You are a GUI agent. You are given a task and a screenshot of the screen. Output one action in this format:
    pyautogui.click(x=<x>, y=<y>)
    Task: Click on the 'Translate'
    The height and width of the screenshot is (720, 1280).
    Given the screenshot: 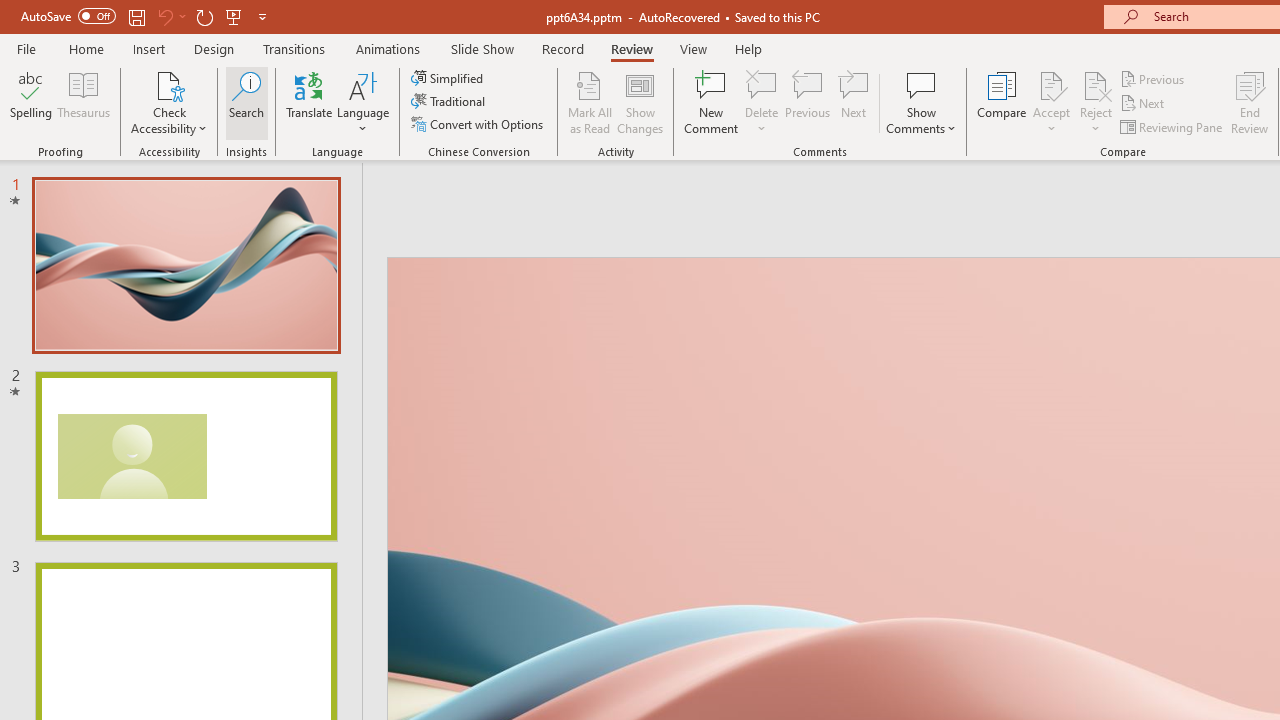 What is the action you would take?
    pyautogui.click(x=308, y=103)
    